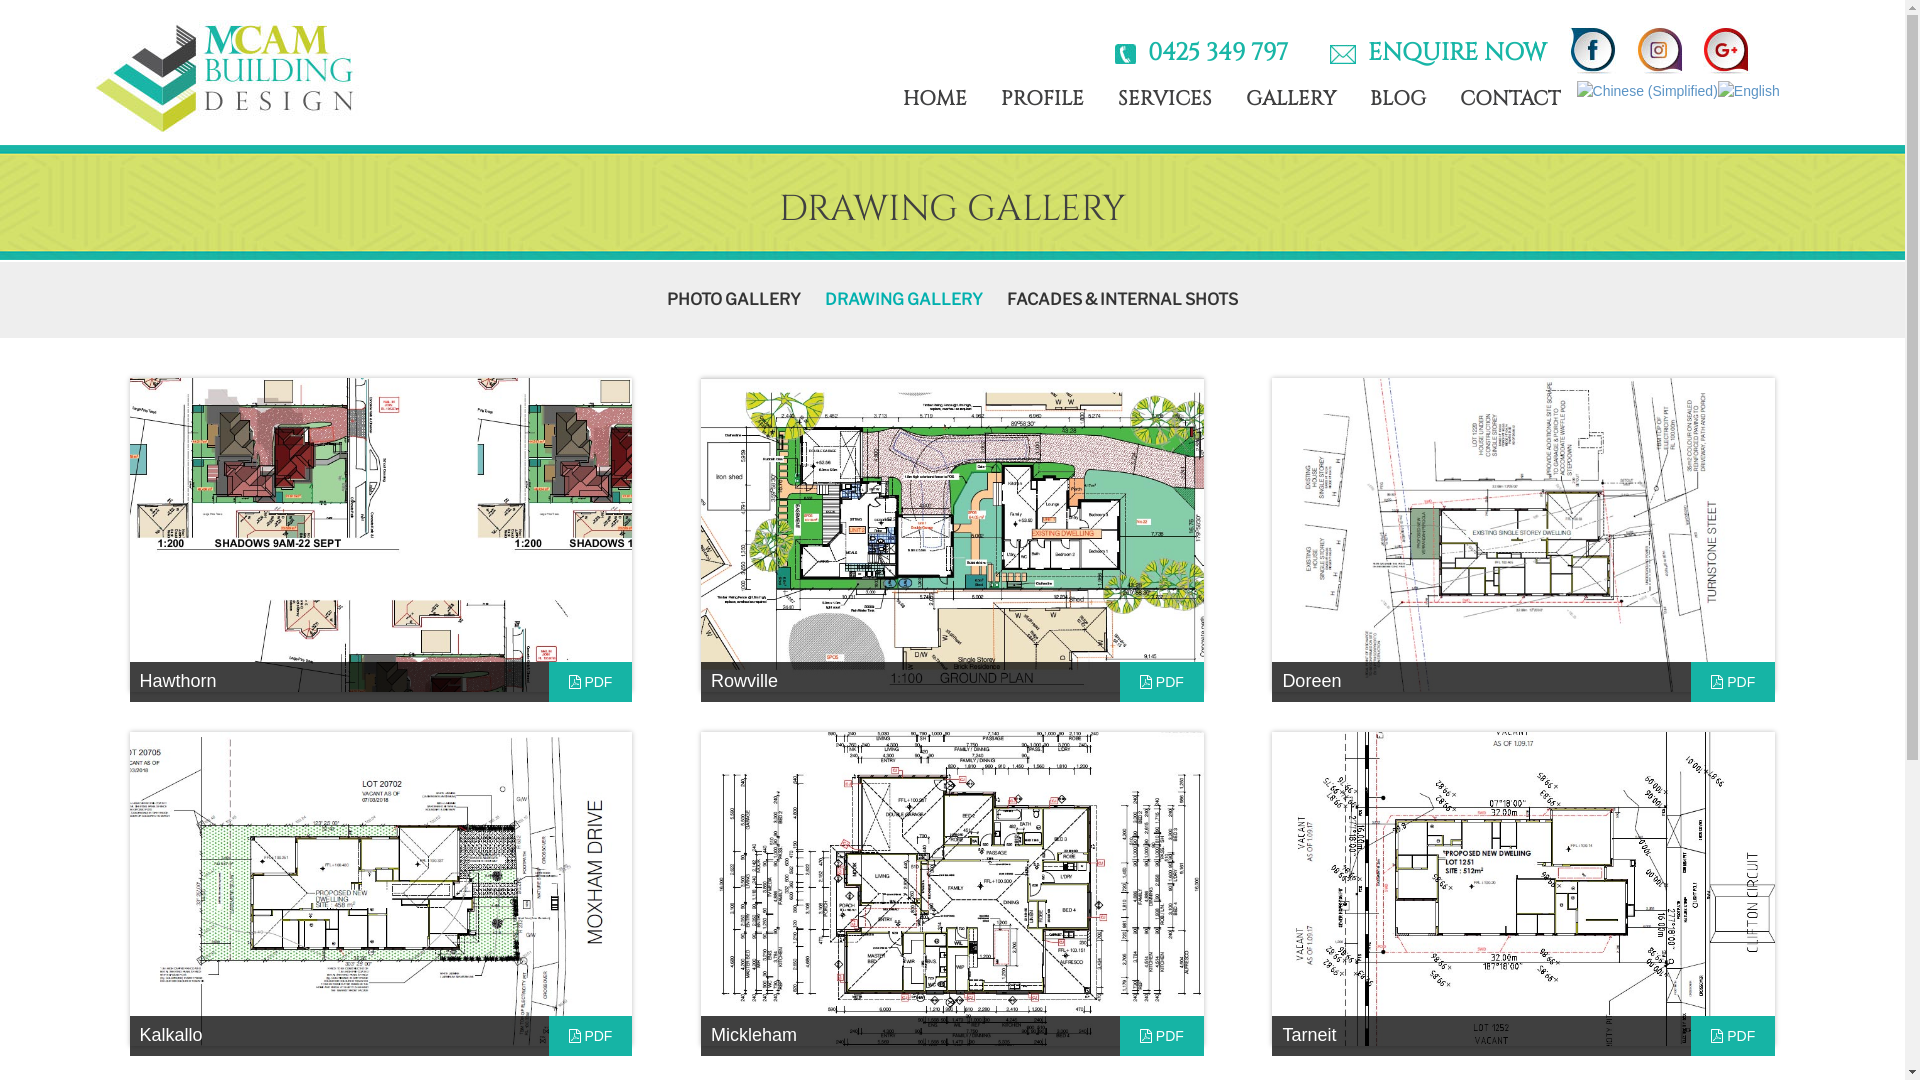 The width and height of the screenshot is (1920, 1080). Describe the element at coordinates (1510, 99) in the screenshot. I see `'CONTACT'` at that location.